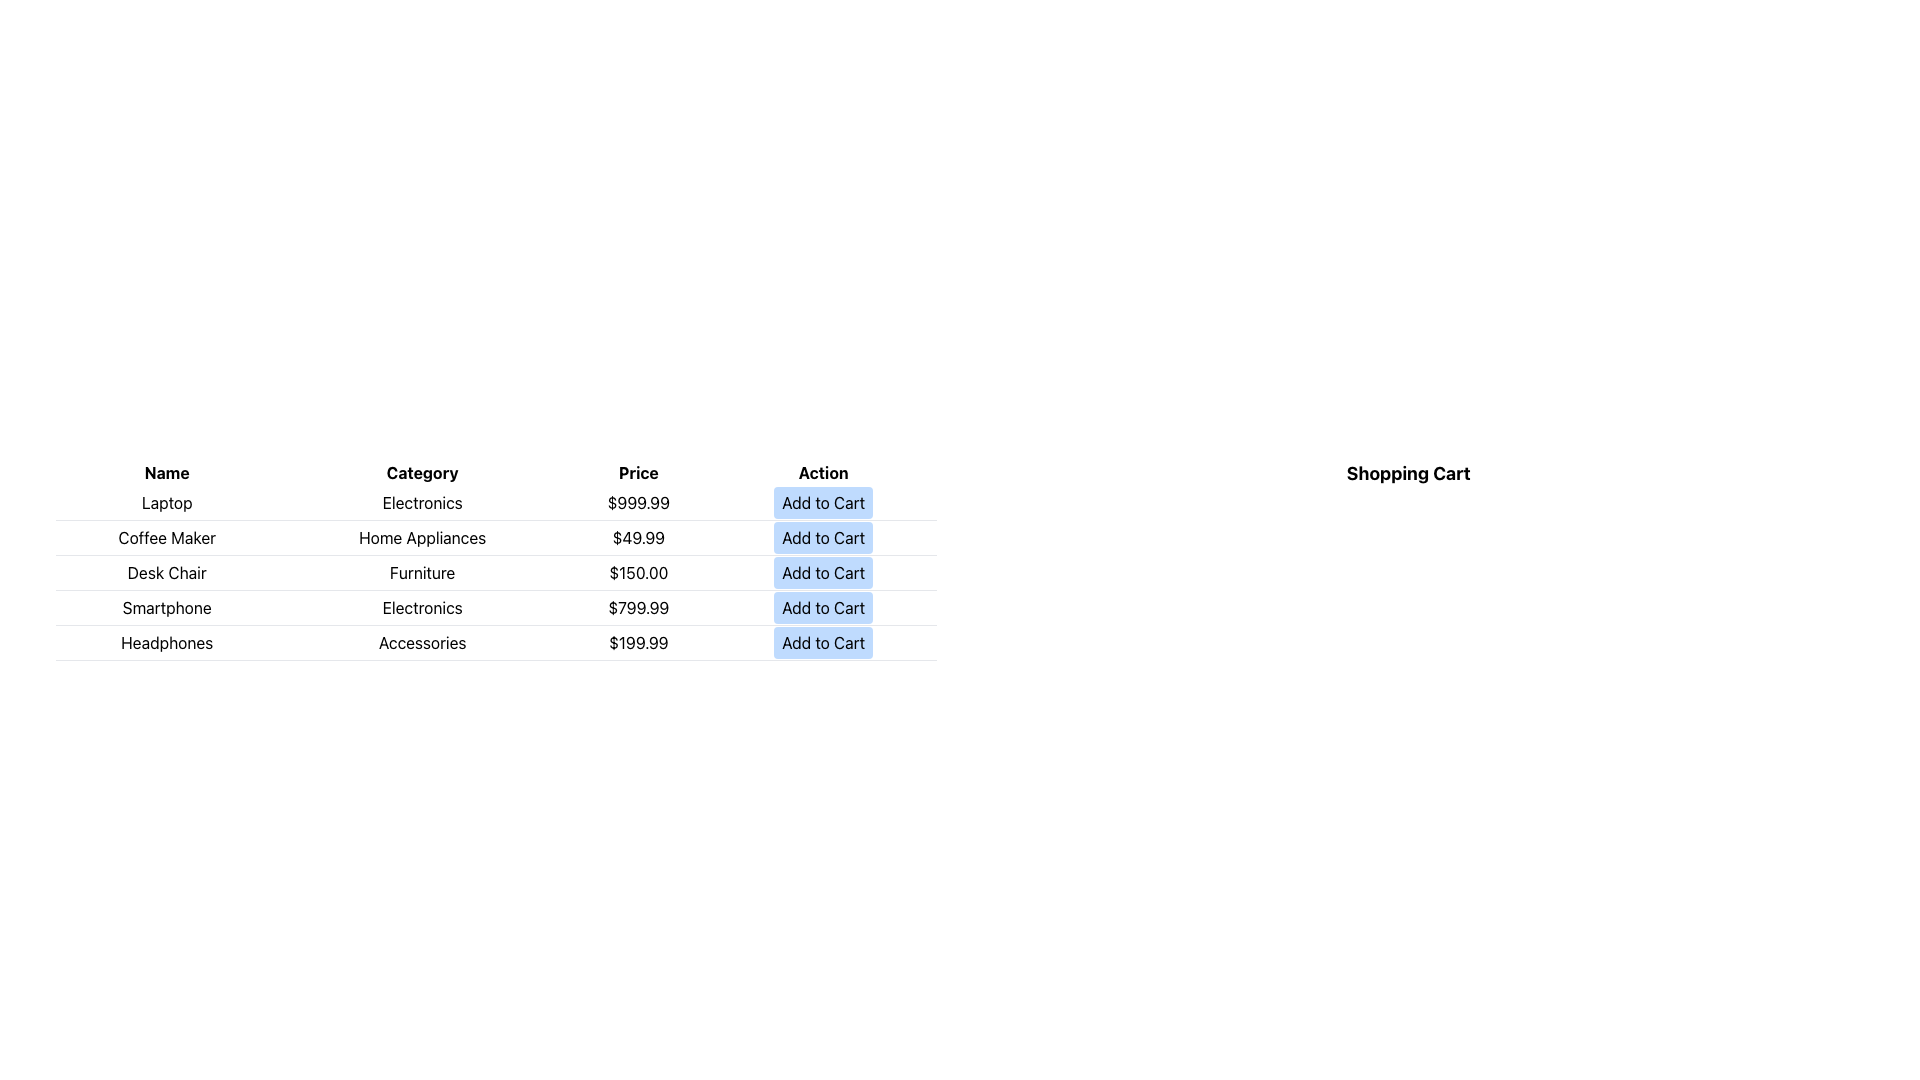 The image size is (1920, 1080). I want to click on static text label displaying the price '$999.99', which is positioned in the third column labeled 'Price' in the first row of a table, between the 'Electronics' category label and the 'Add to Cart' button, so click(637, 502).